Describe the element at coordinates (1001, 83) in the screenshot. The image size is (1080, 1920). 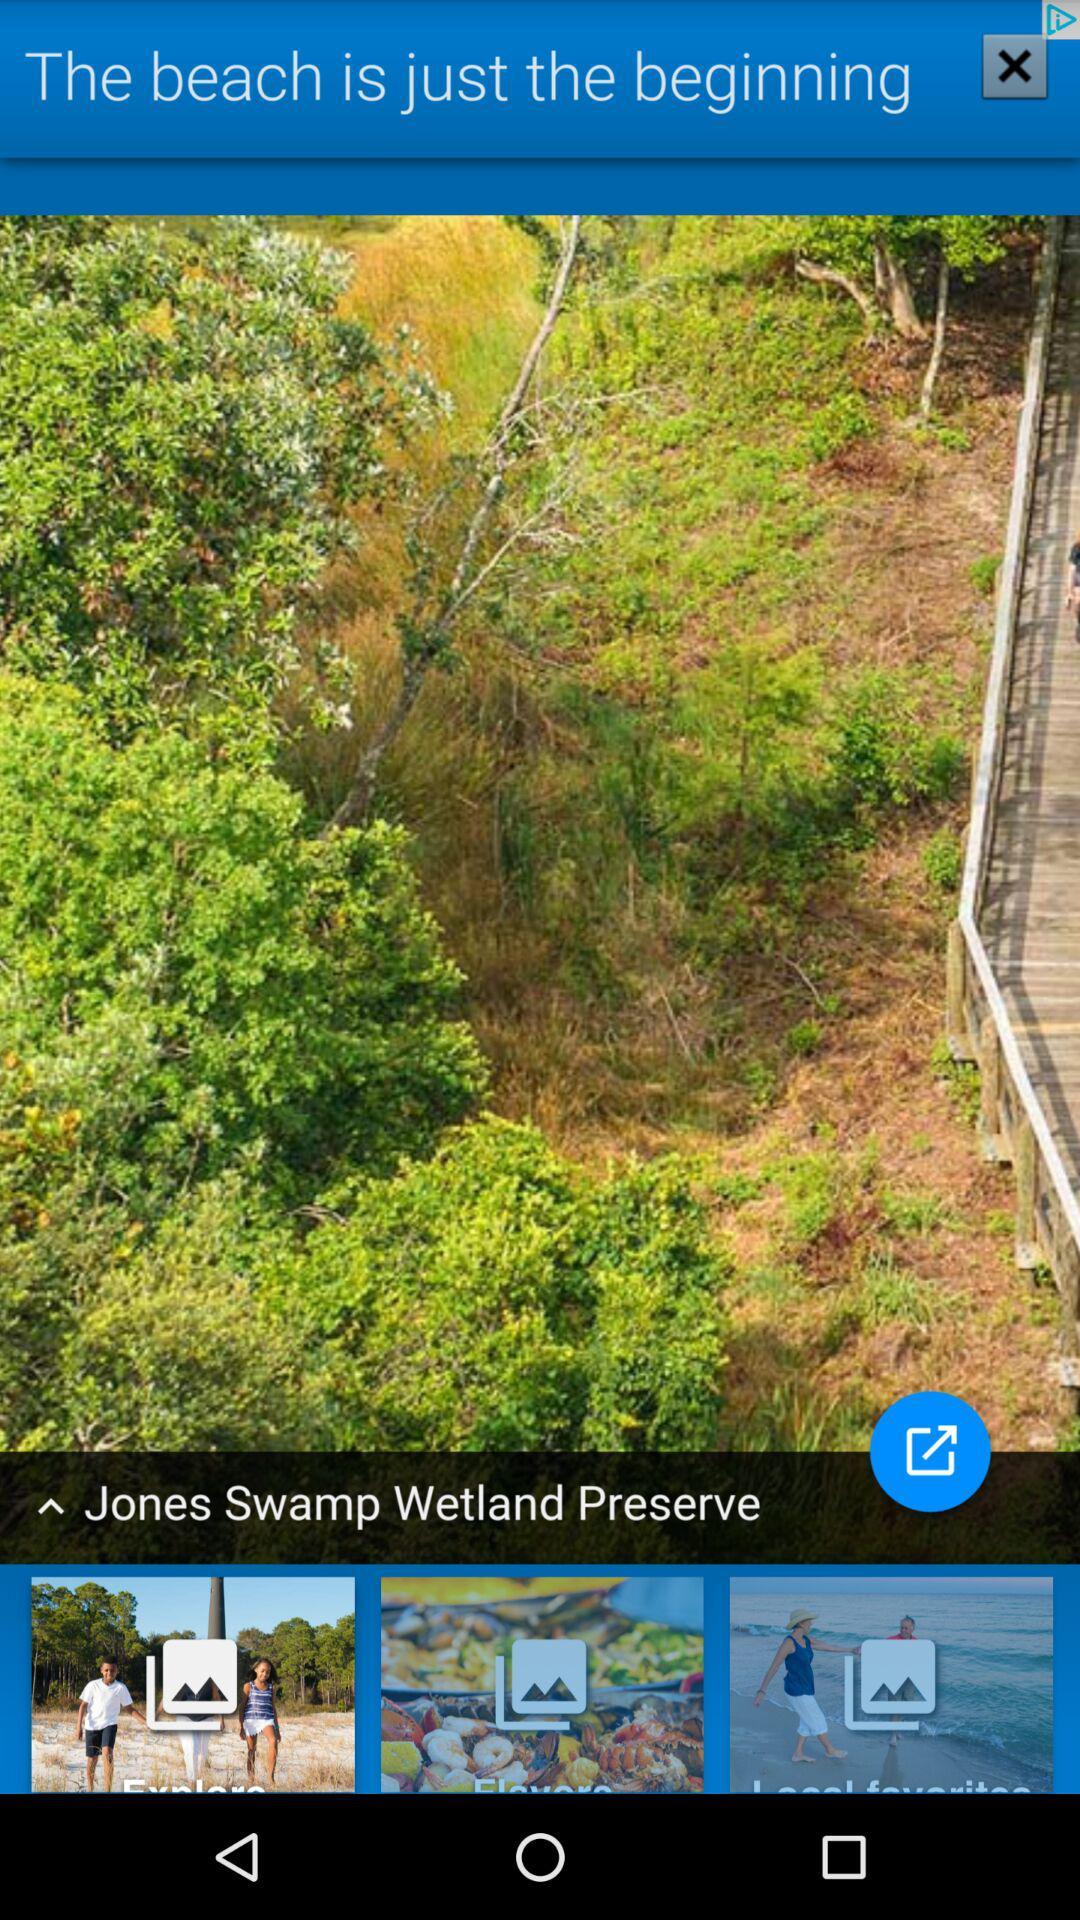
I see `the close icon` at that location.